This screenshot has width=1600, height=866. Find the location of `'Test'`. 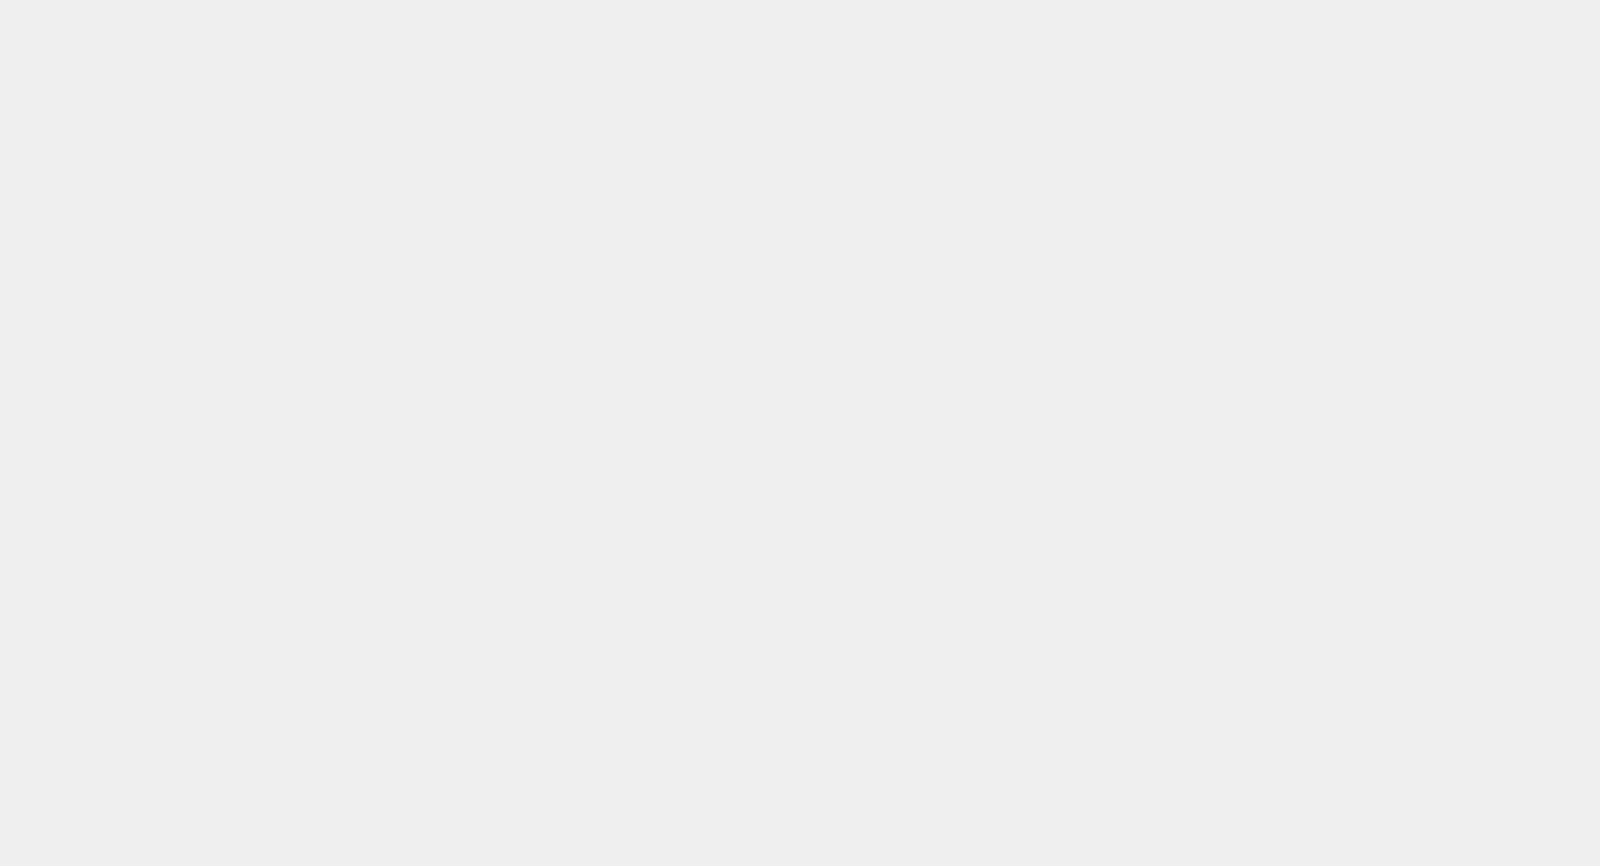

'Test' is located at coordinates (732, 81).